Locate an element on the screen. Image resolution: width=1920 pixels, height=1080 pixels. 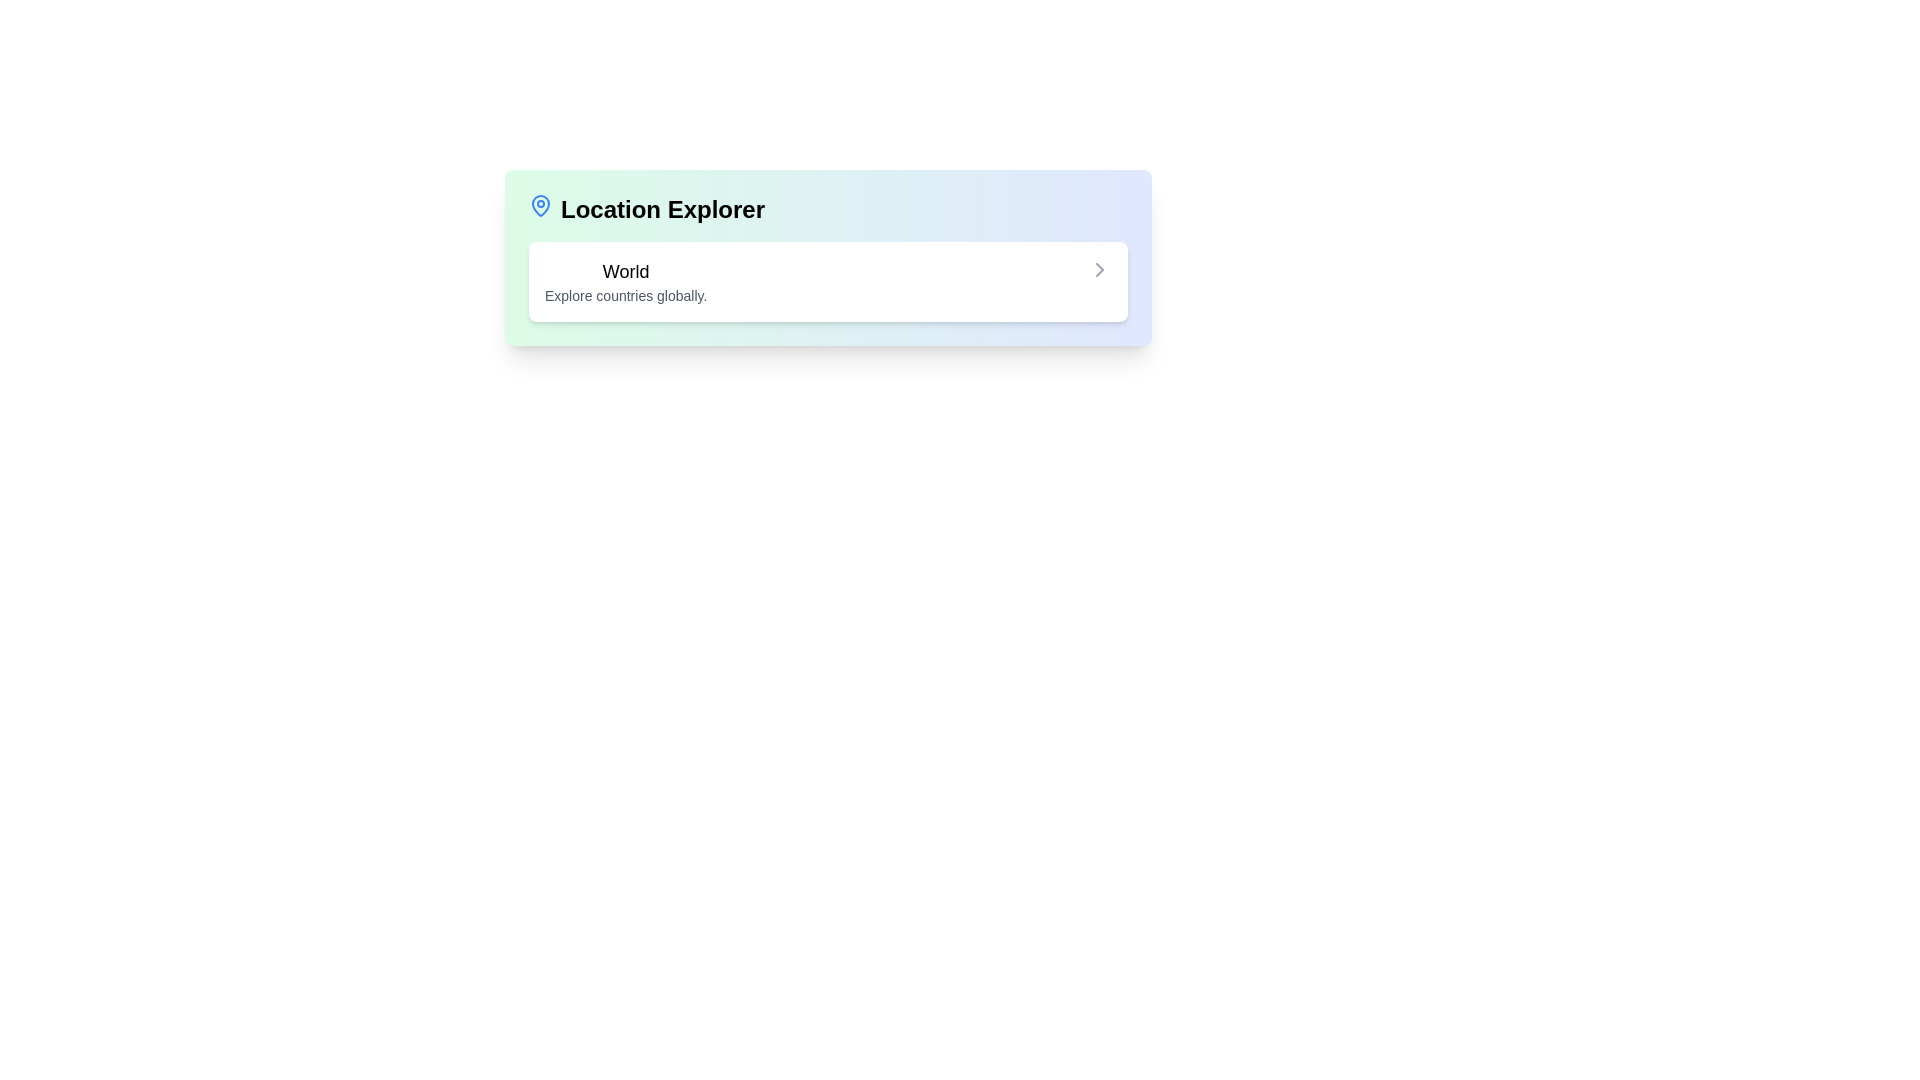
the blue map pin icon located to the left of the 'Location Explorer' text in the interface is located at coordinates (541, 205).